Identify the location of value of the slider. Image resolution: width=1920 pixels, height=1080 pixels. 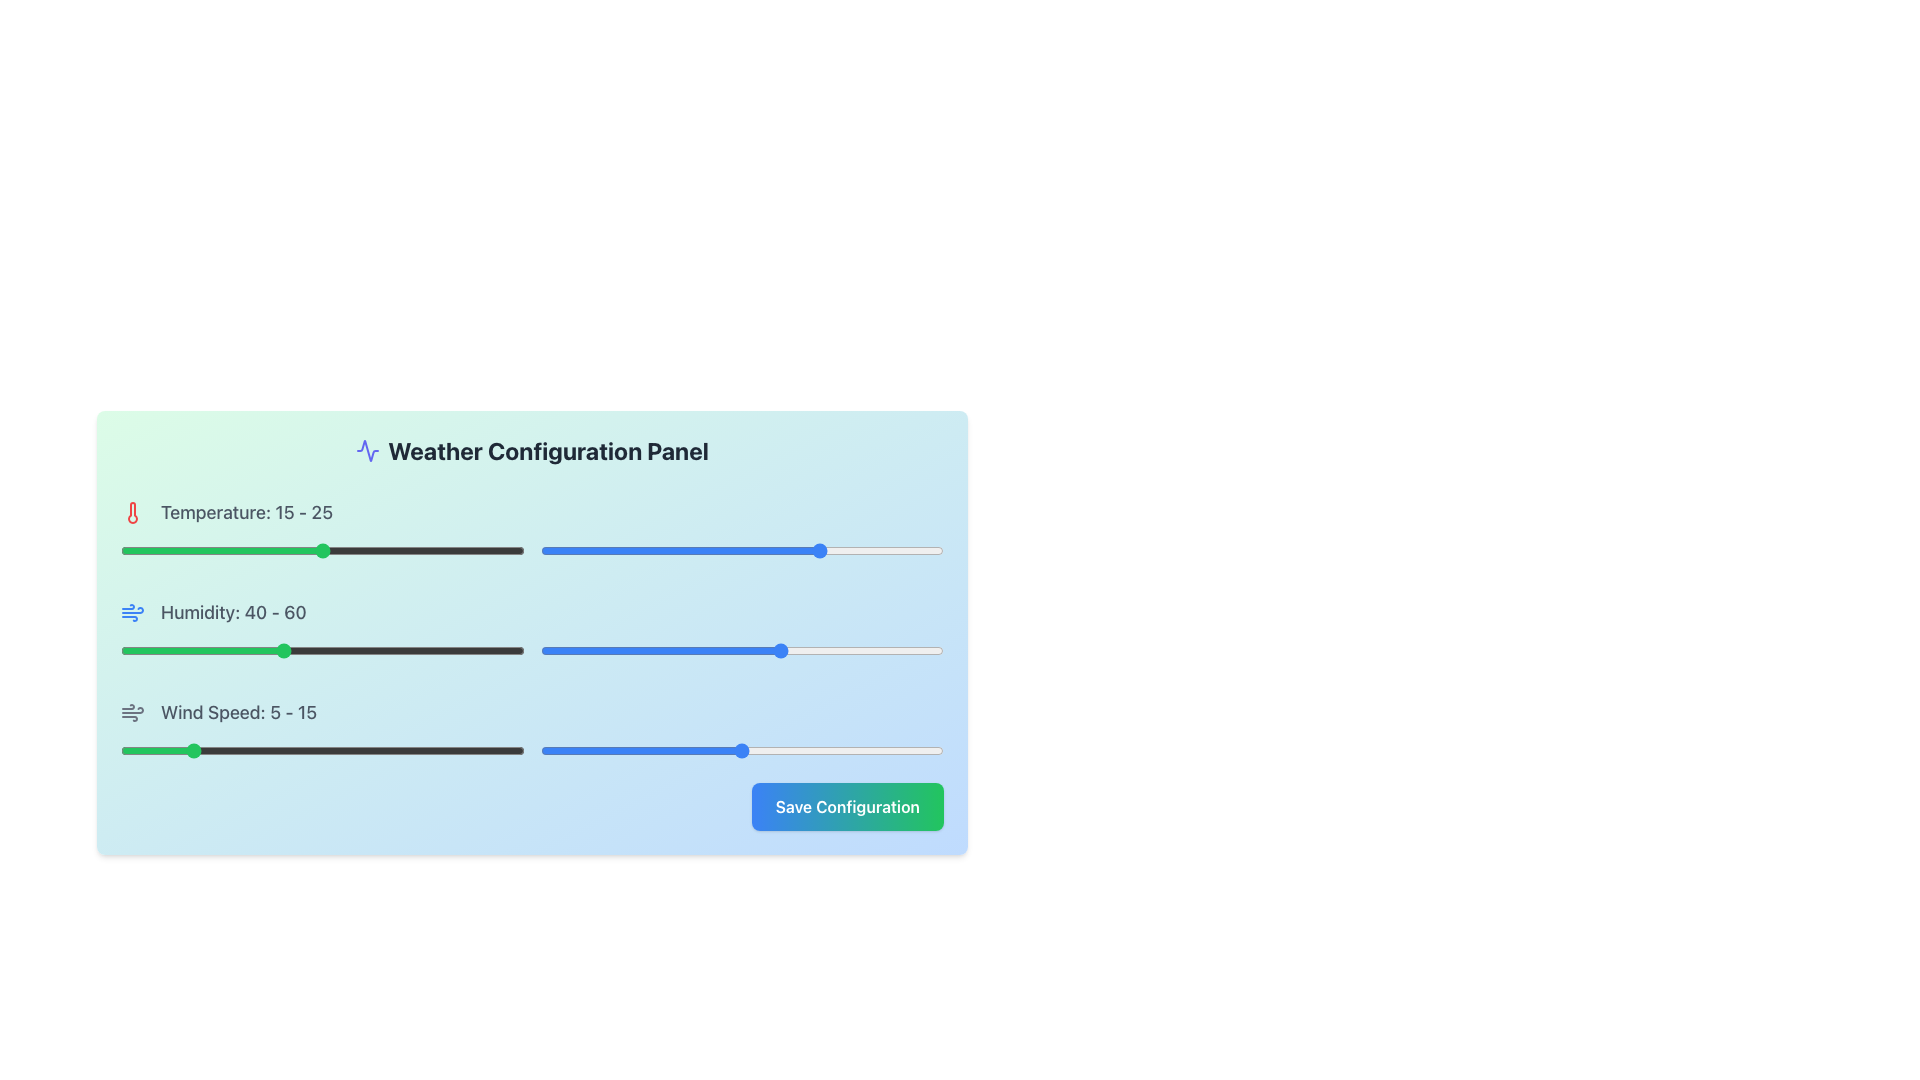
(871, 551).